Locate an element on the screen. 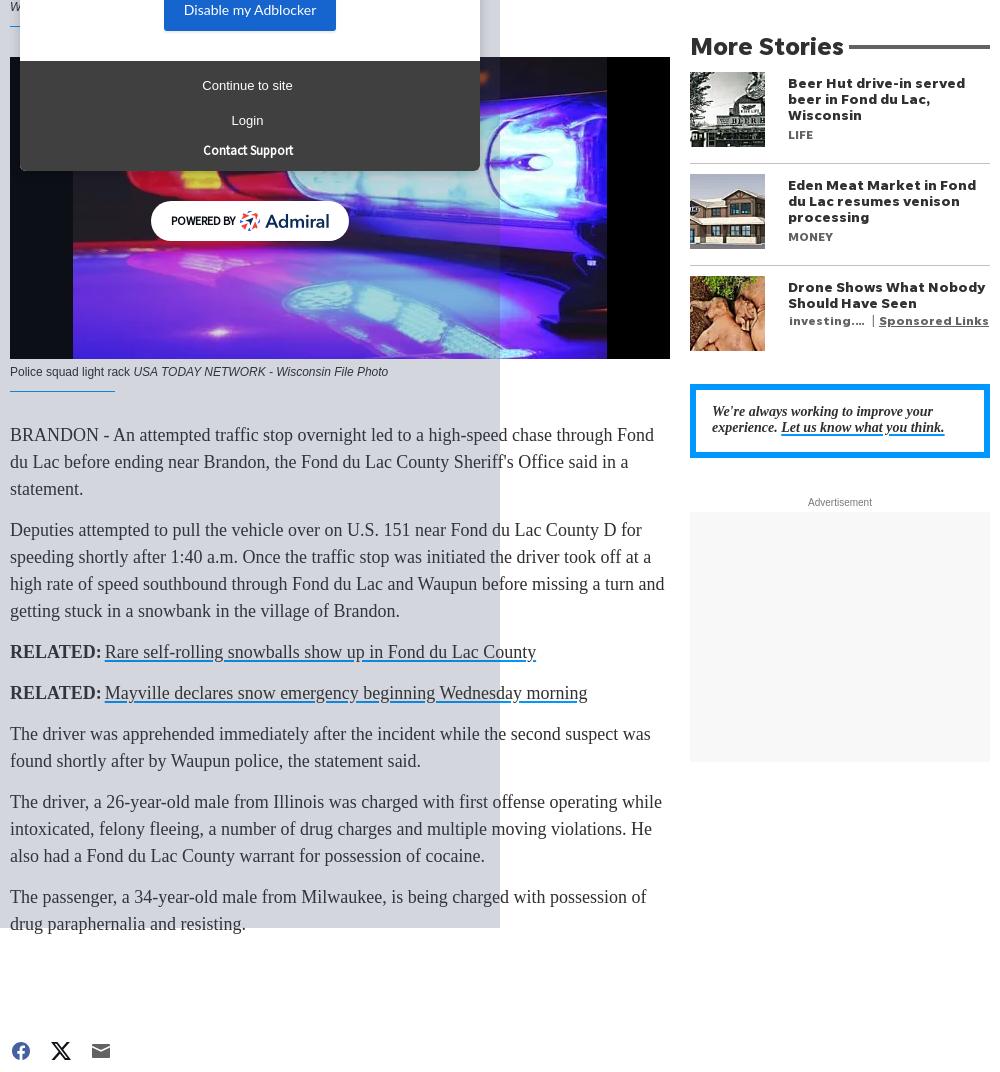 This screenshot has height=1072, width=1000. 'The driver, a 26-year-old male from Illinois was charged with first offense operating while intoxicated, felony fleeing, a number of drug charges and multiple moving violations. He also had a Fond du Lac County warrant for possession of cocaine.' is located at coordinates (10, 827).